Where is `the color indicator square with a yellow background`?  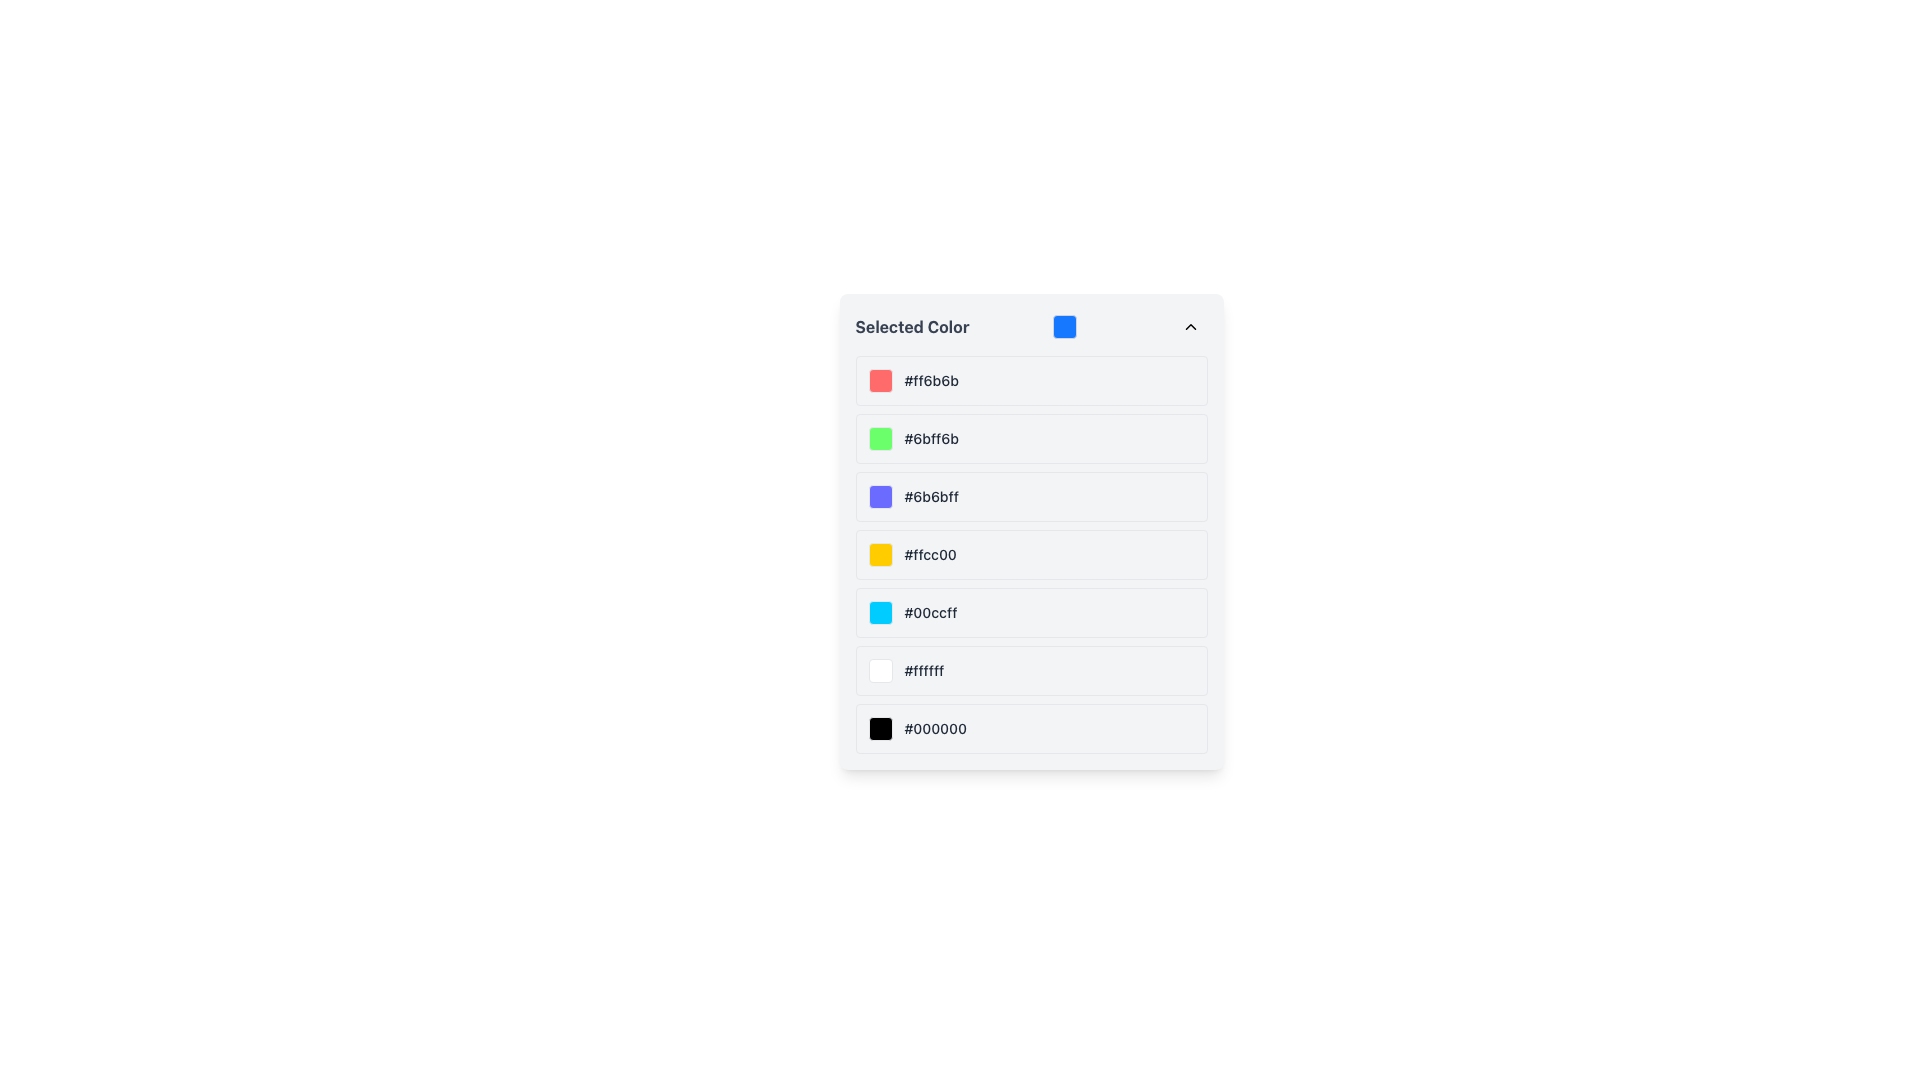
the color indicator square with a yellow background is located at coordinates (880, 555).